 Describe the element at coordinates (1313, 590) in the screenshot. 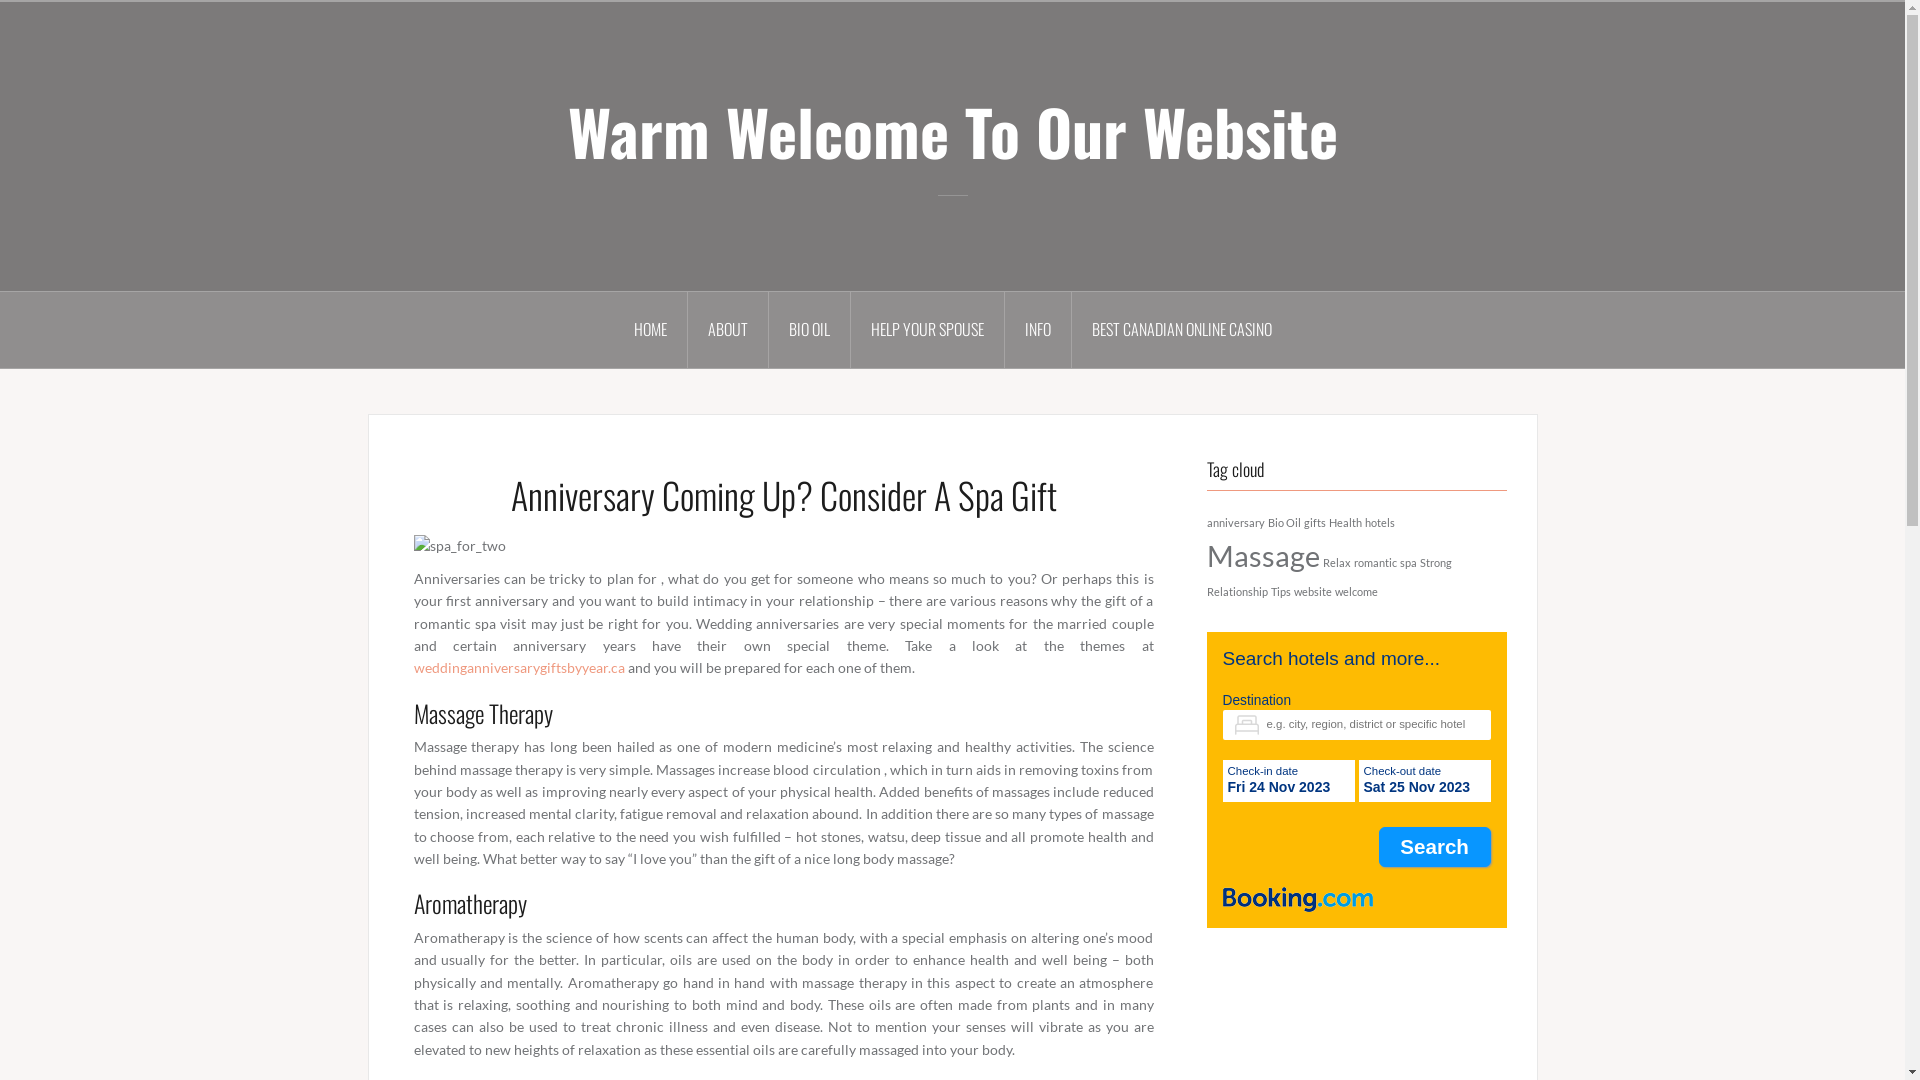

I see `'website'` at that location.